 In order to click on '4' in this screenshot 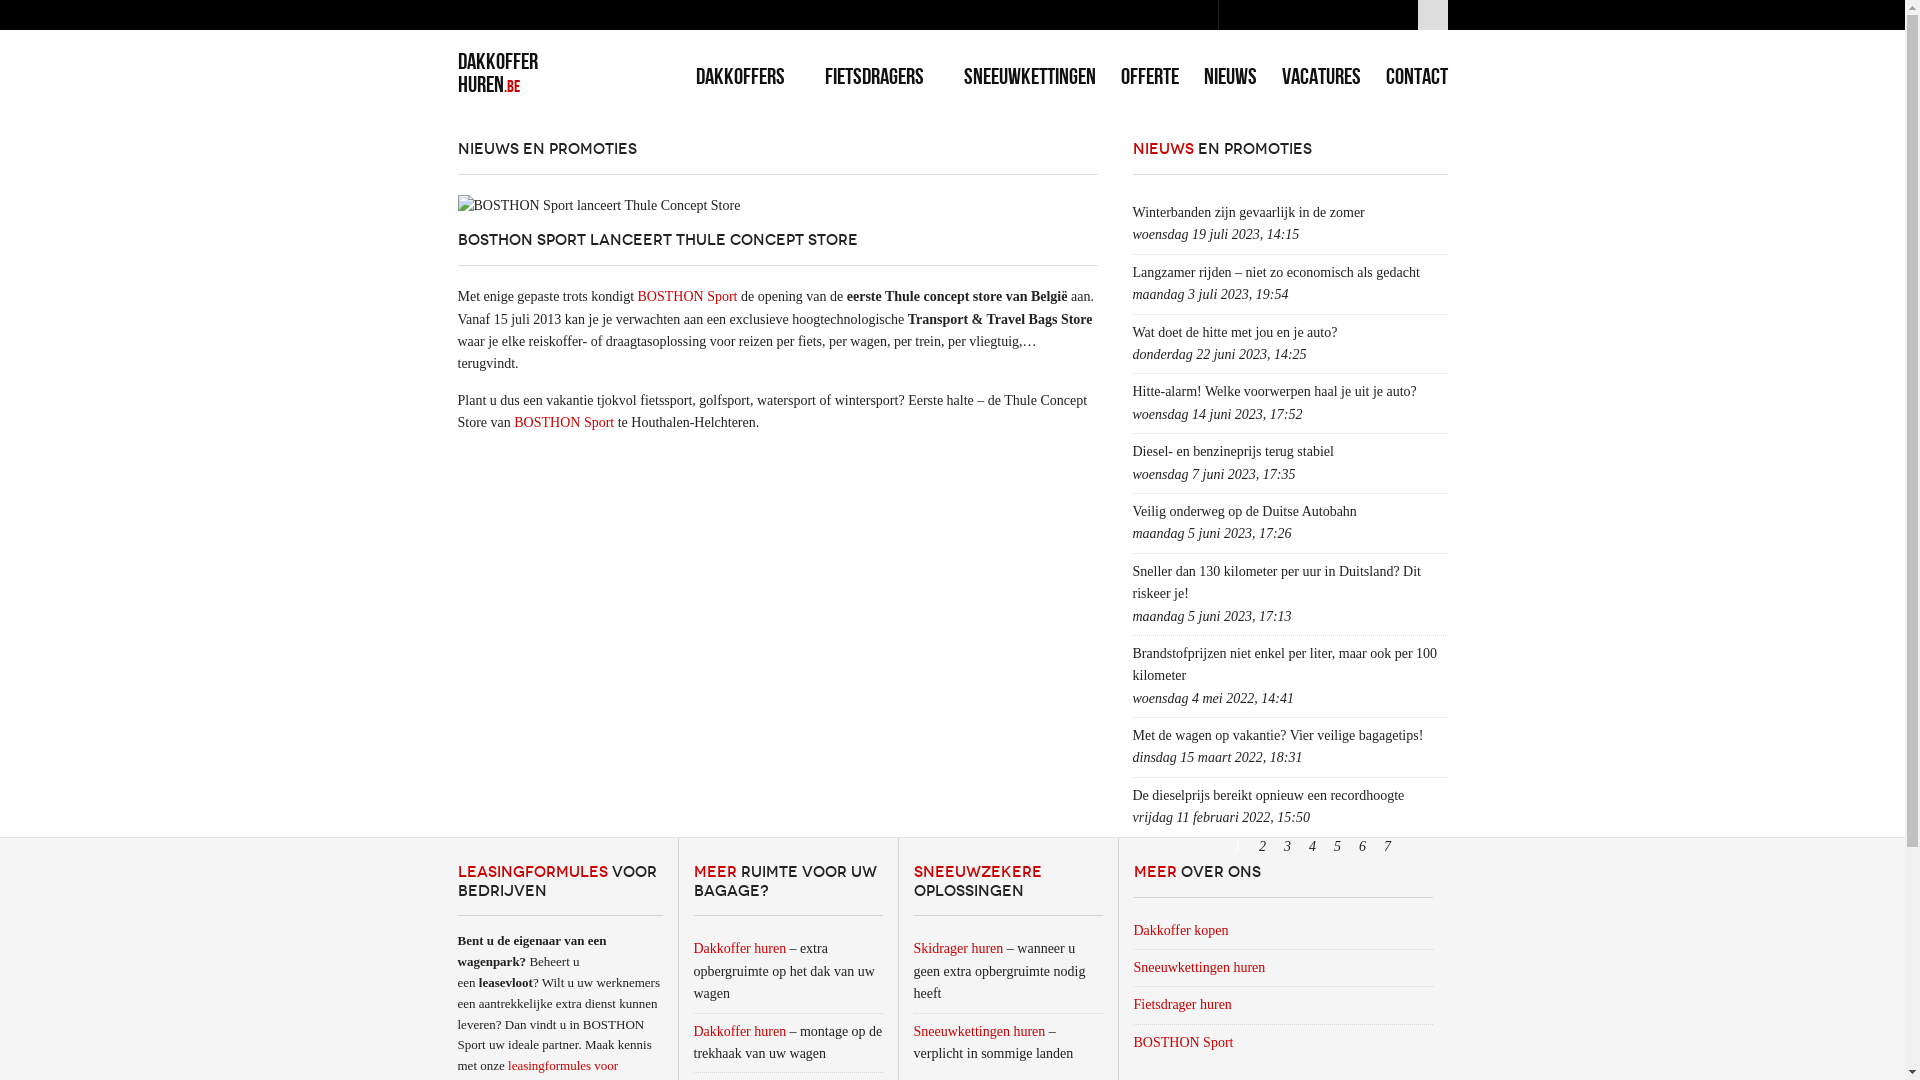, I will do `click(1311, 847)`.